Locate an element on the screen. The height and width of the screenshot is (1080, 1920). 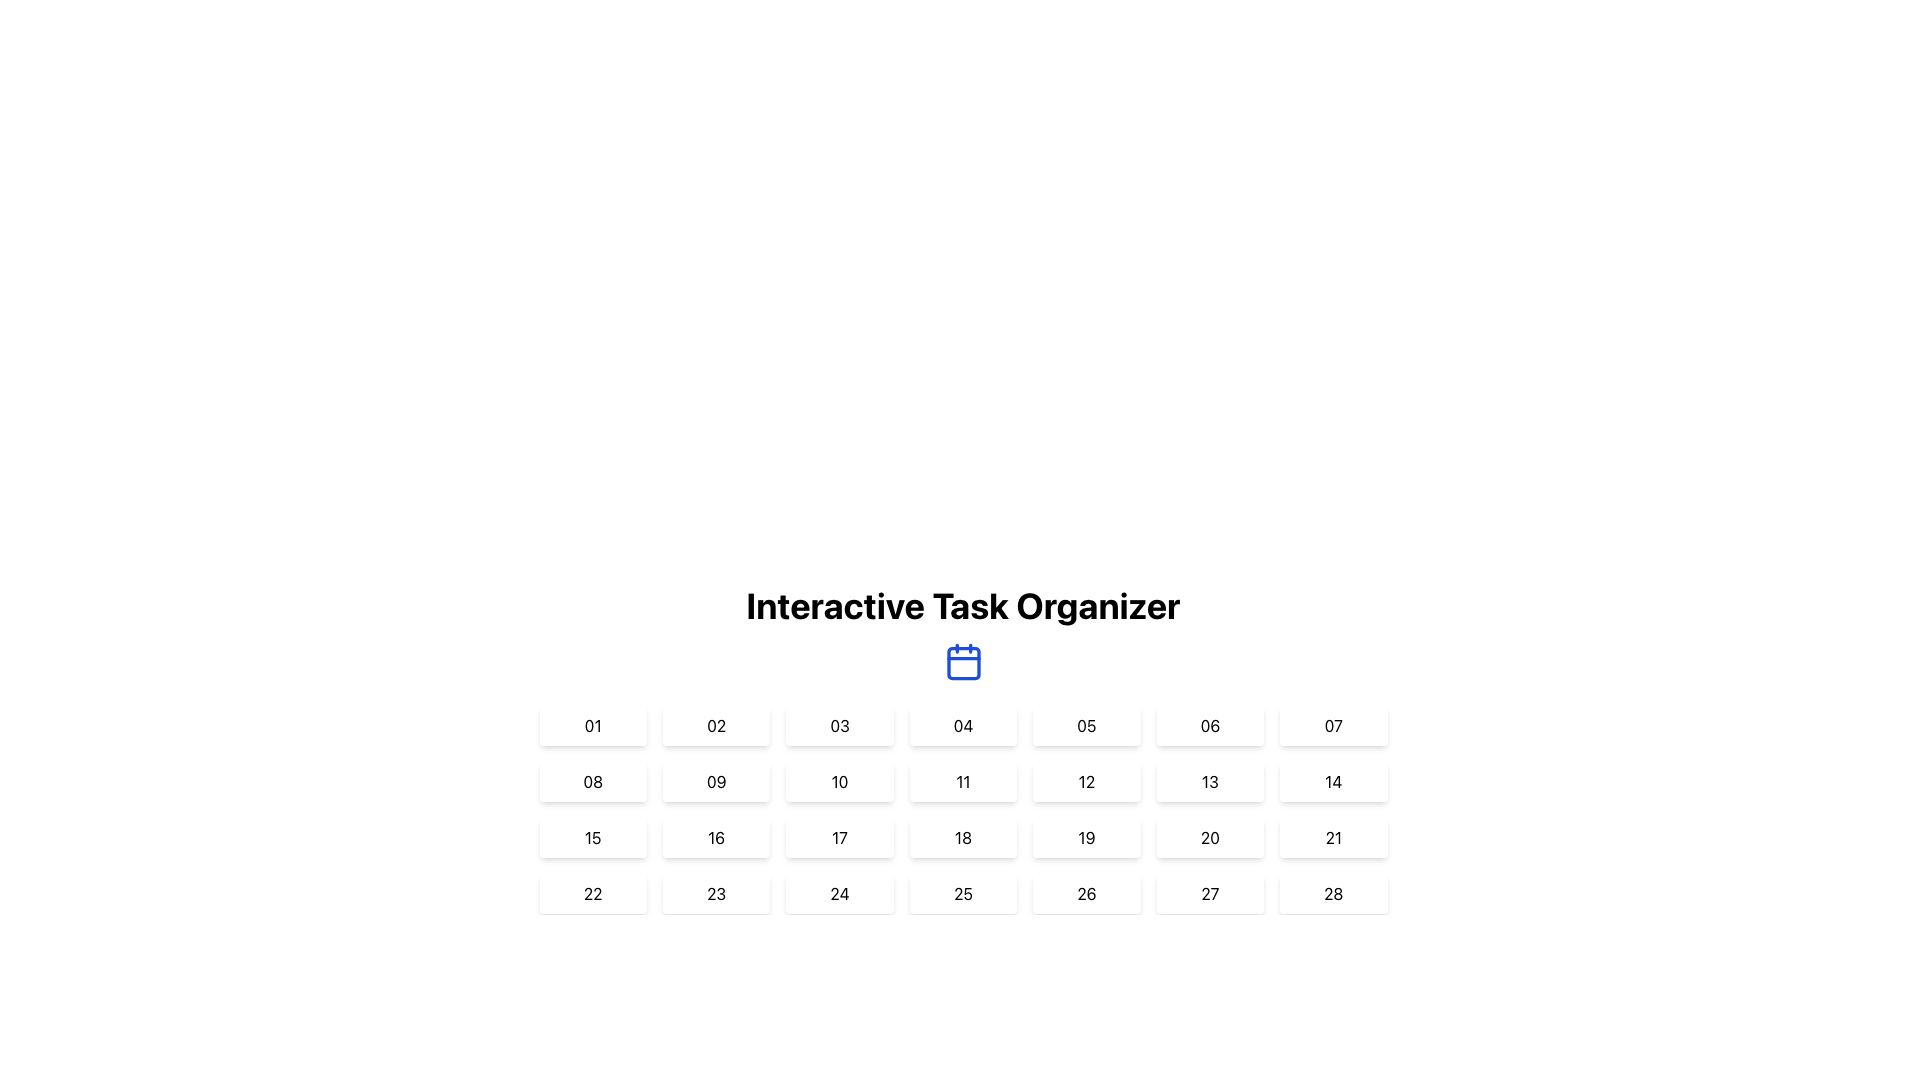
the interactive button is located at coordinates (1333, 725).